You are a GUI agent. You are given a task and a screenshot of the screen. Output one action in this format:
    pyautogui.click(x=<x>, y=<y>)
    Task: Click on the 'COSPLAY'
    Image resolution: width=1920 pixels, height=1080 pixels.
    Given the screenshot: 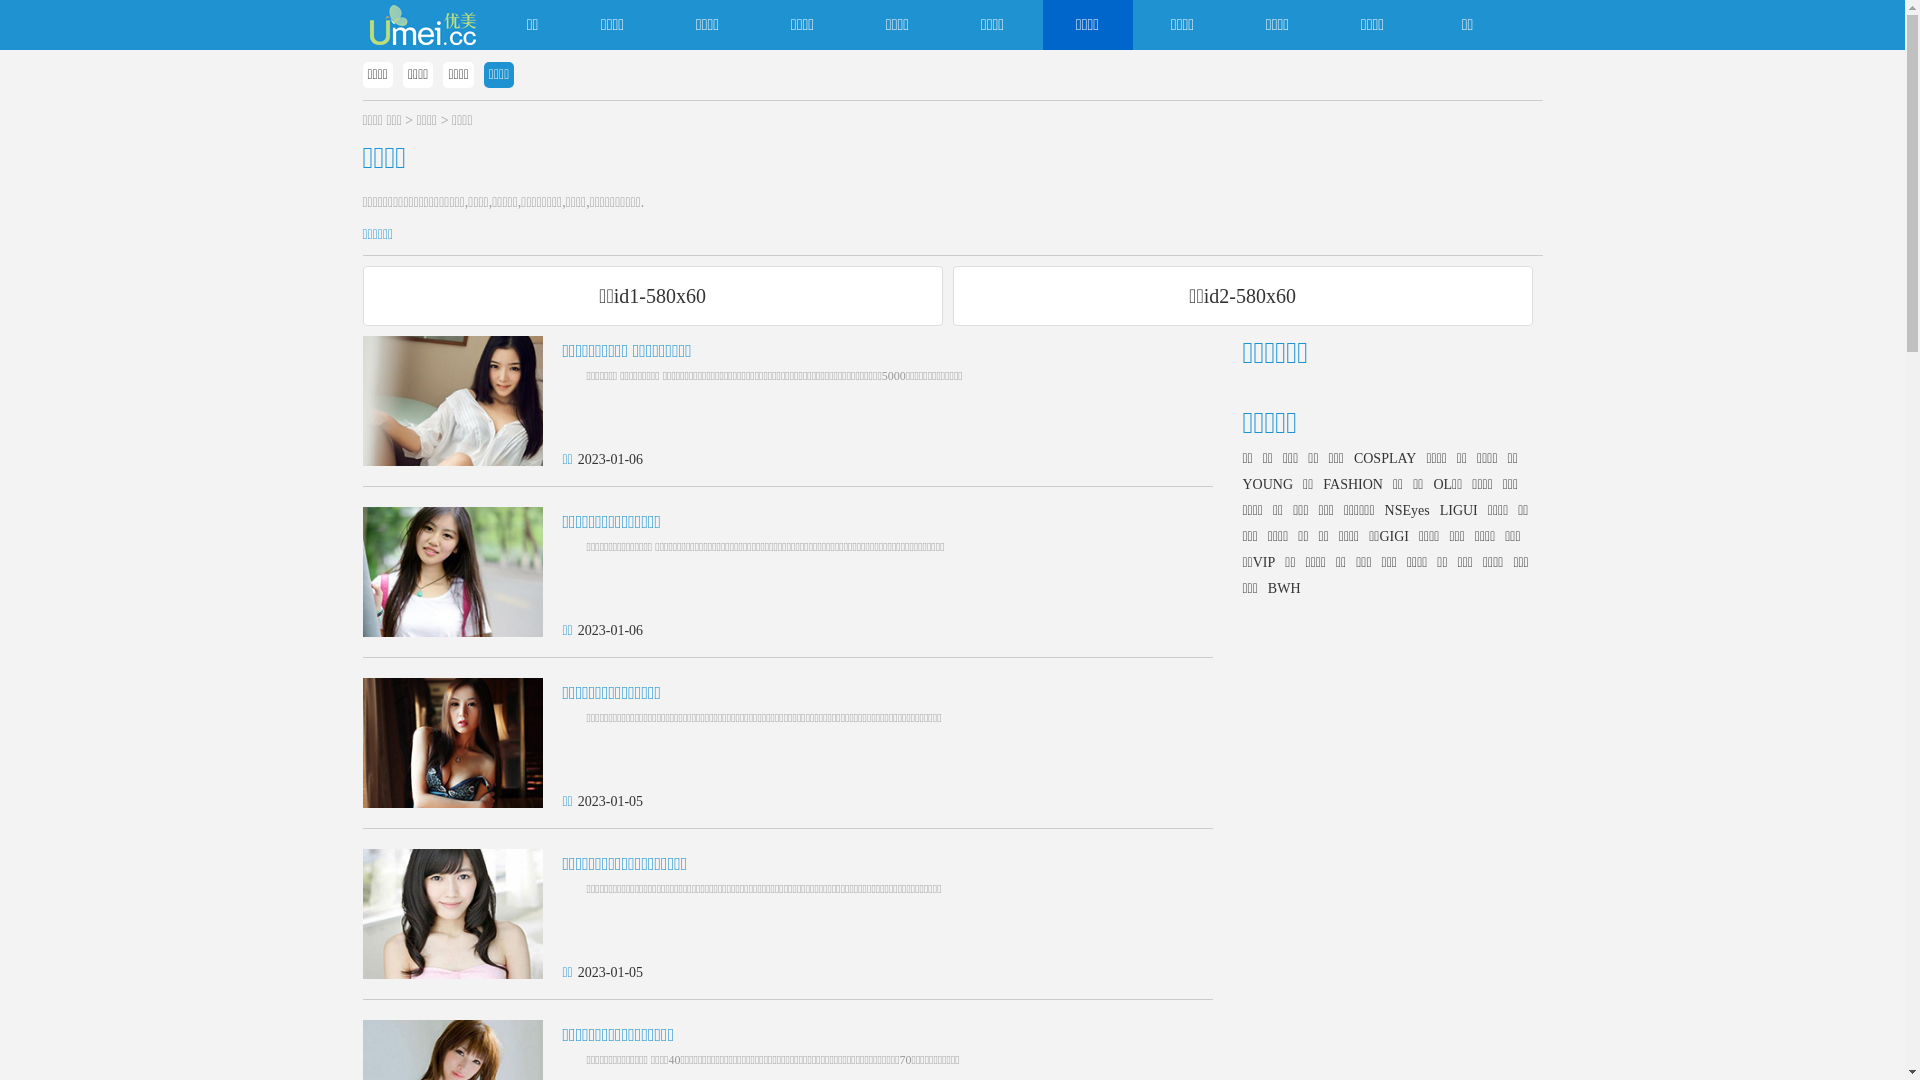 What is the action you would take?
    pyautogui.click(x=1389, y=459)
    